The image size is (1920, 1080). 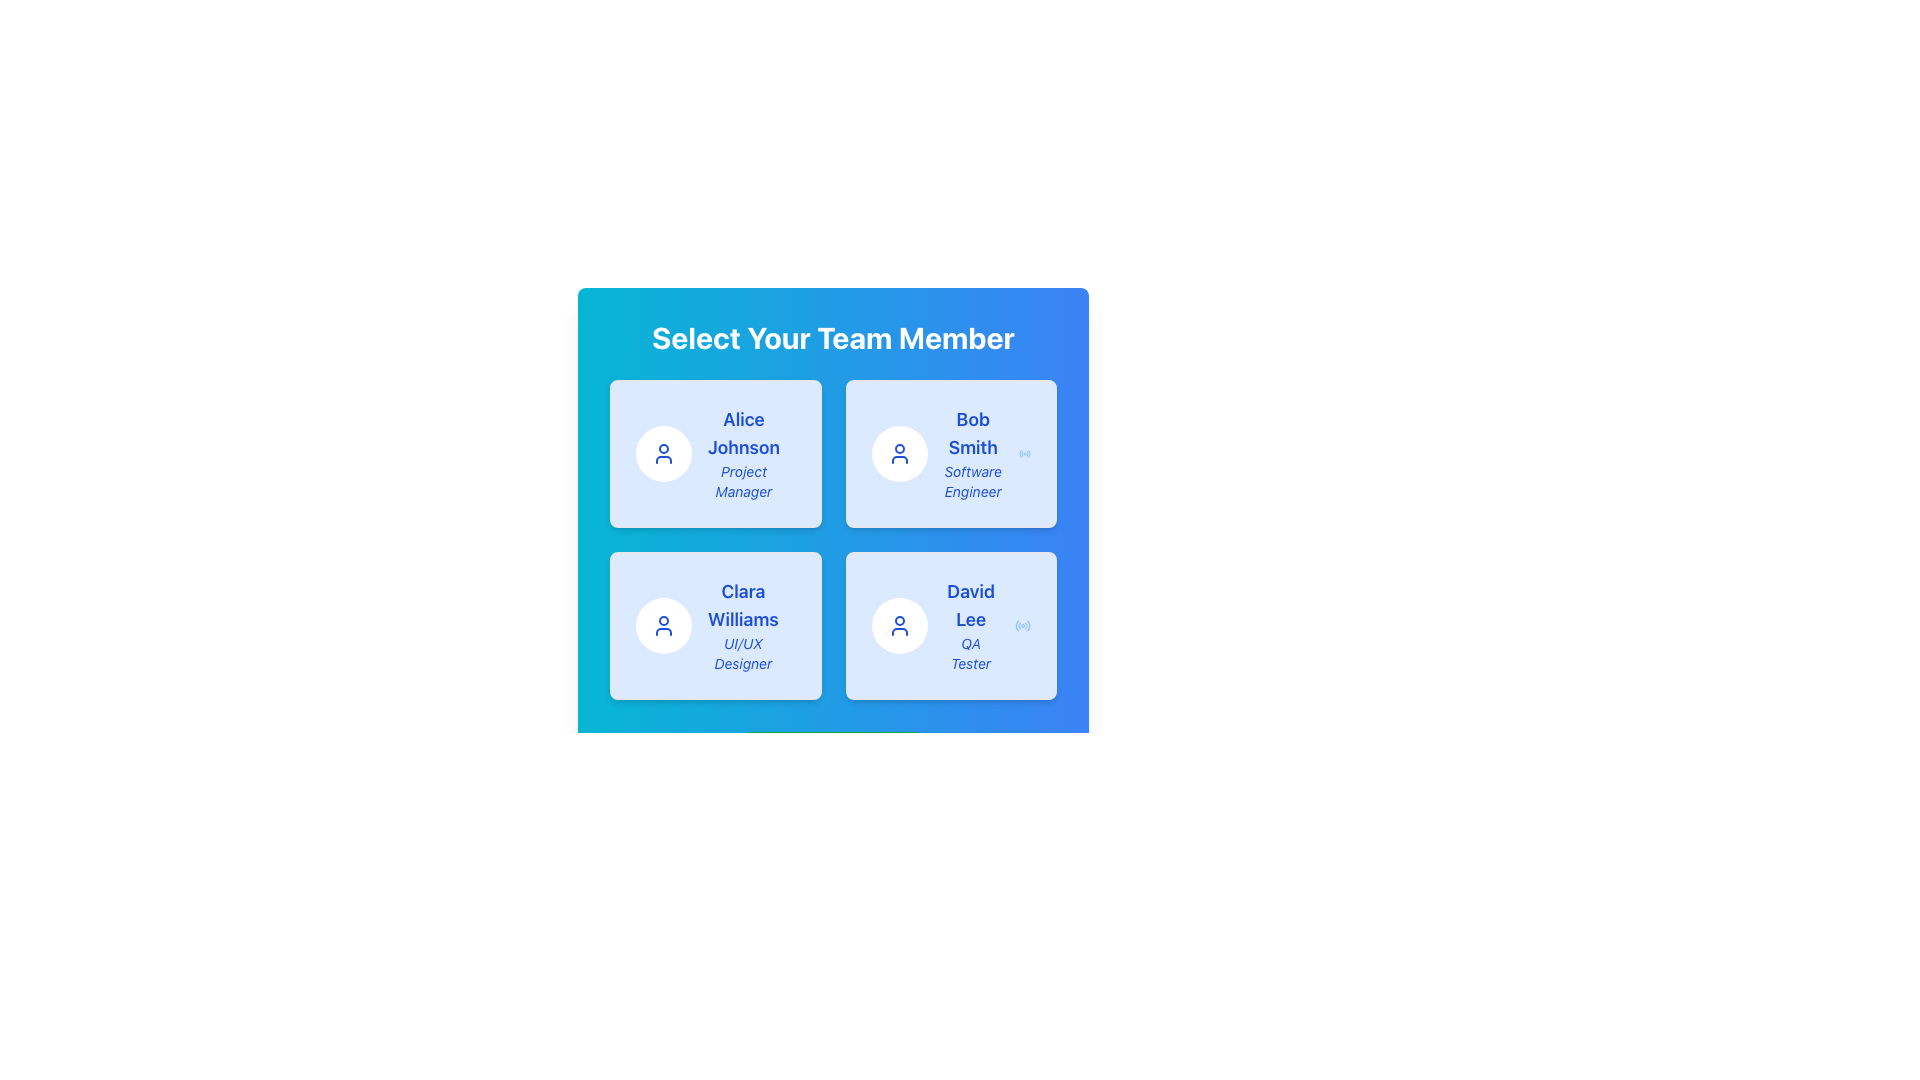 I want to click on text from the text label displaying 'QA Tester', which is styled in blue and located under the name 'David Lee' in the card layout, so click(x=971, y=654).